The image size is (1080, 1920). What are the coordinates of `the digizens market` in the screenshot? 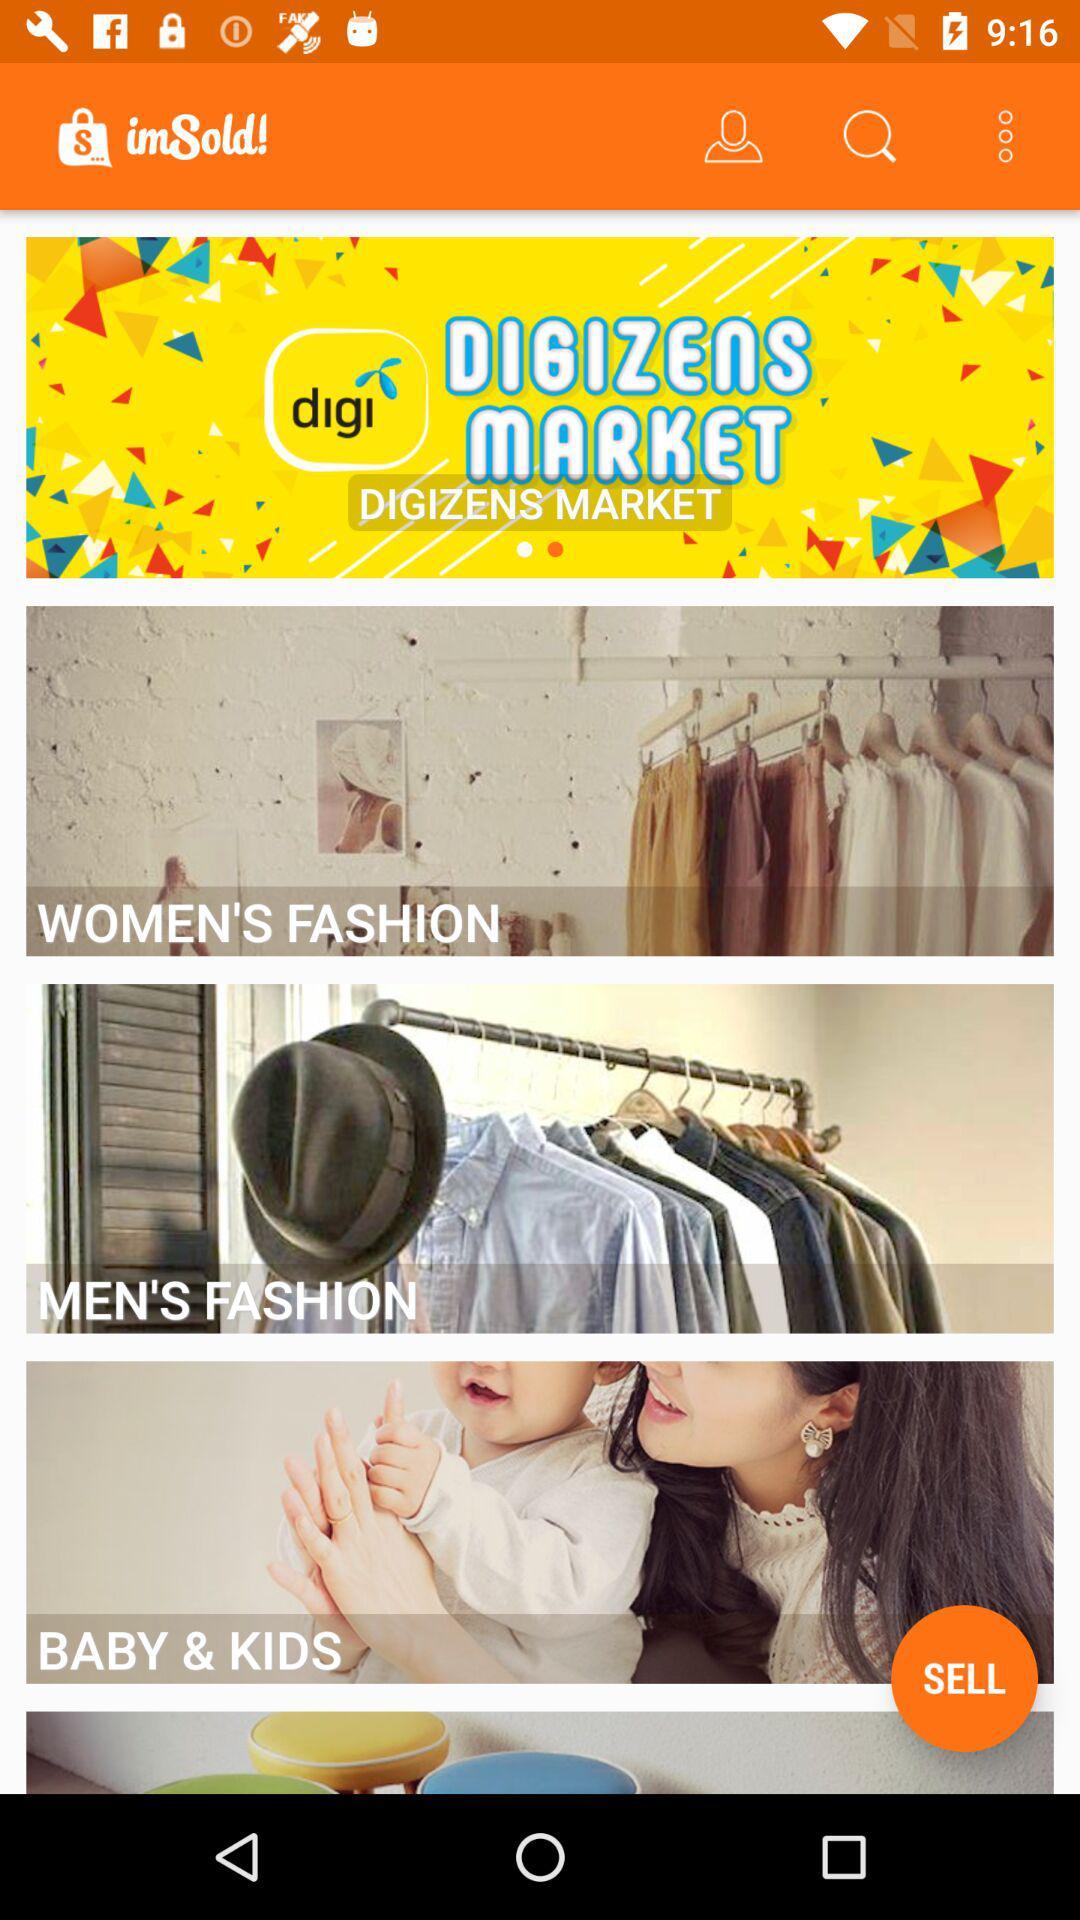 It's located at (540, 502).